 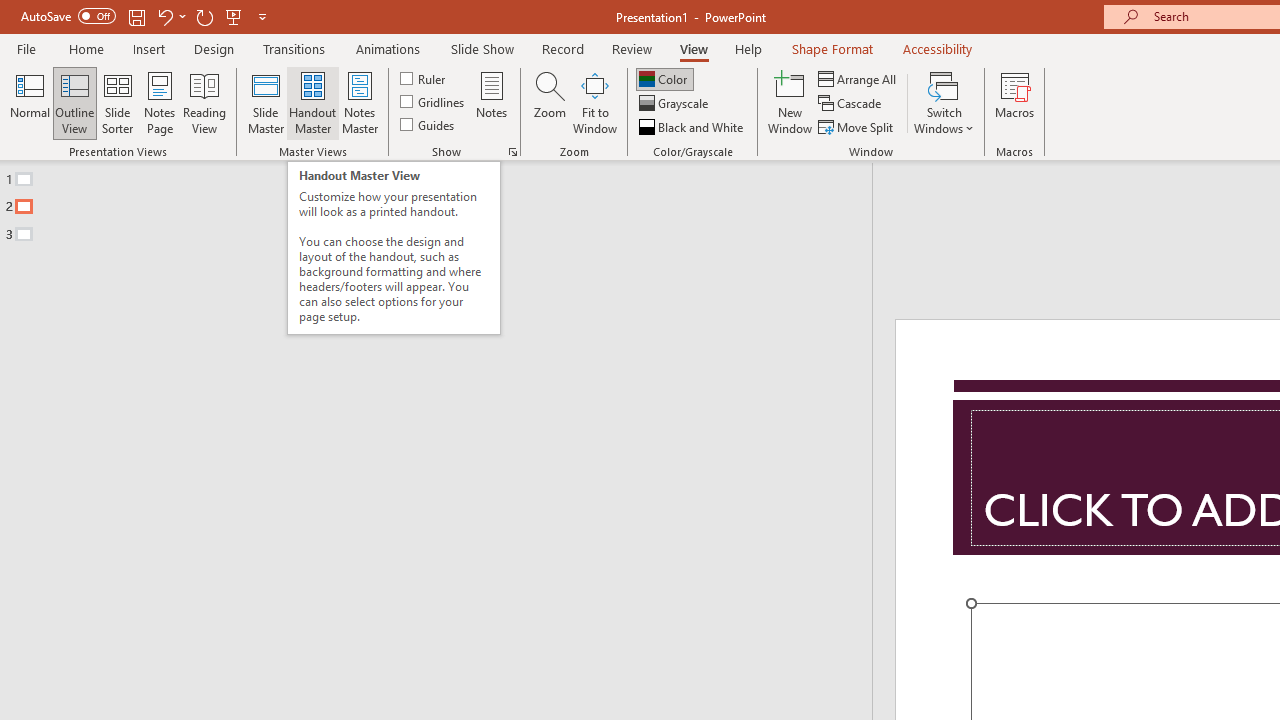 What do you see at coordinates (857, 127) in the screenshot?
I see `'Move Split'` at bounding box center [857, 127].